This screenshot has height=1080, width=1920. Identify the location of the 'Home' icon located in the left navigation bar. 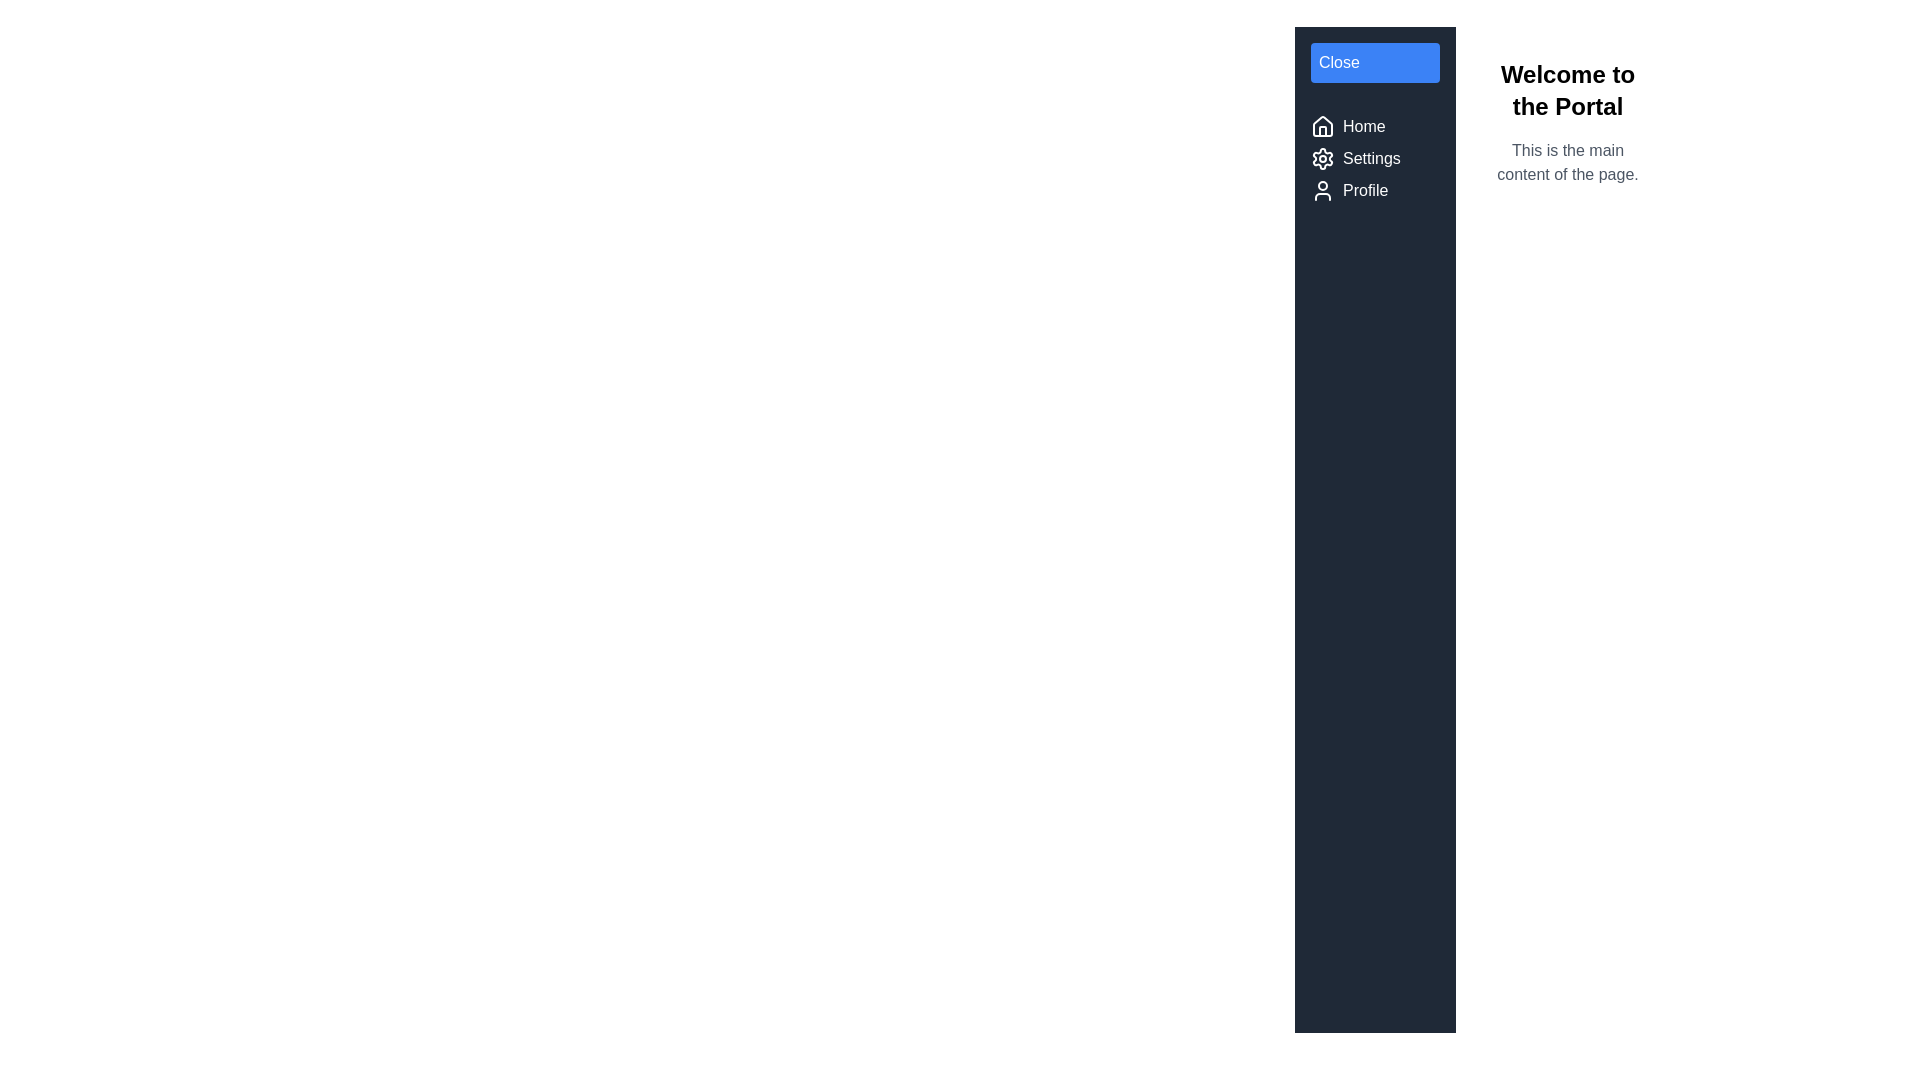
(1323, 127).